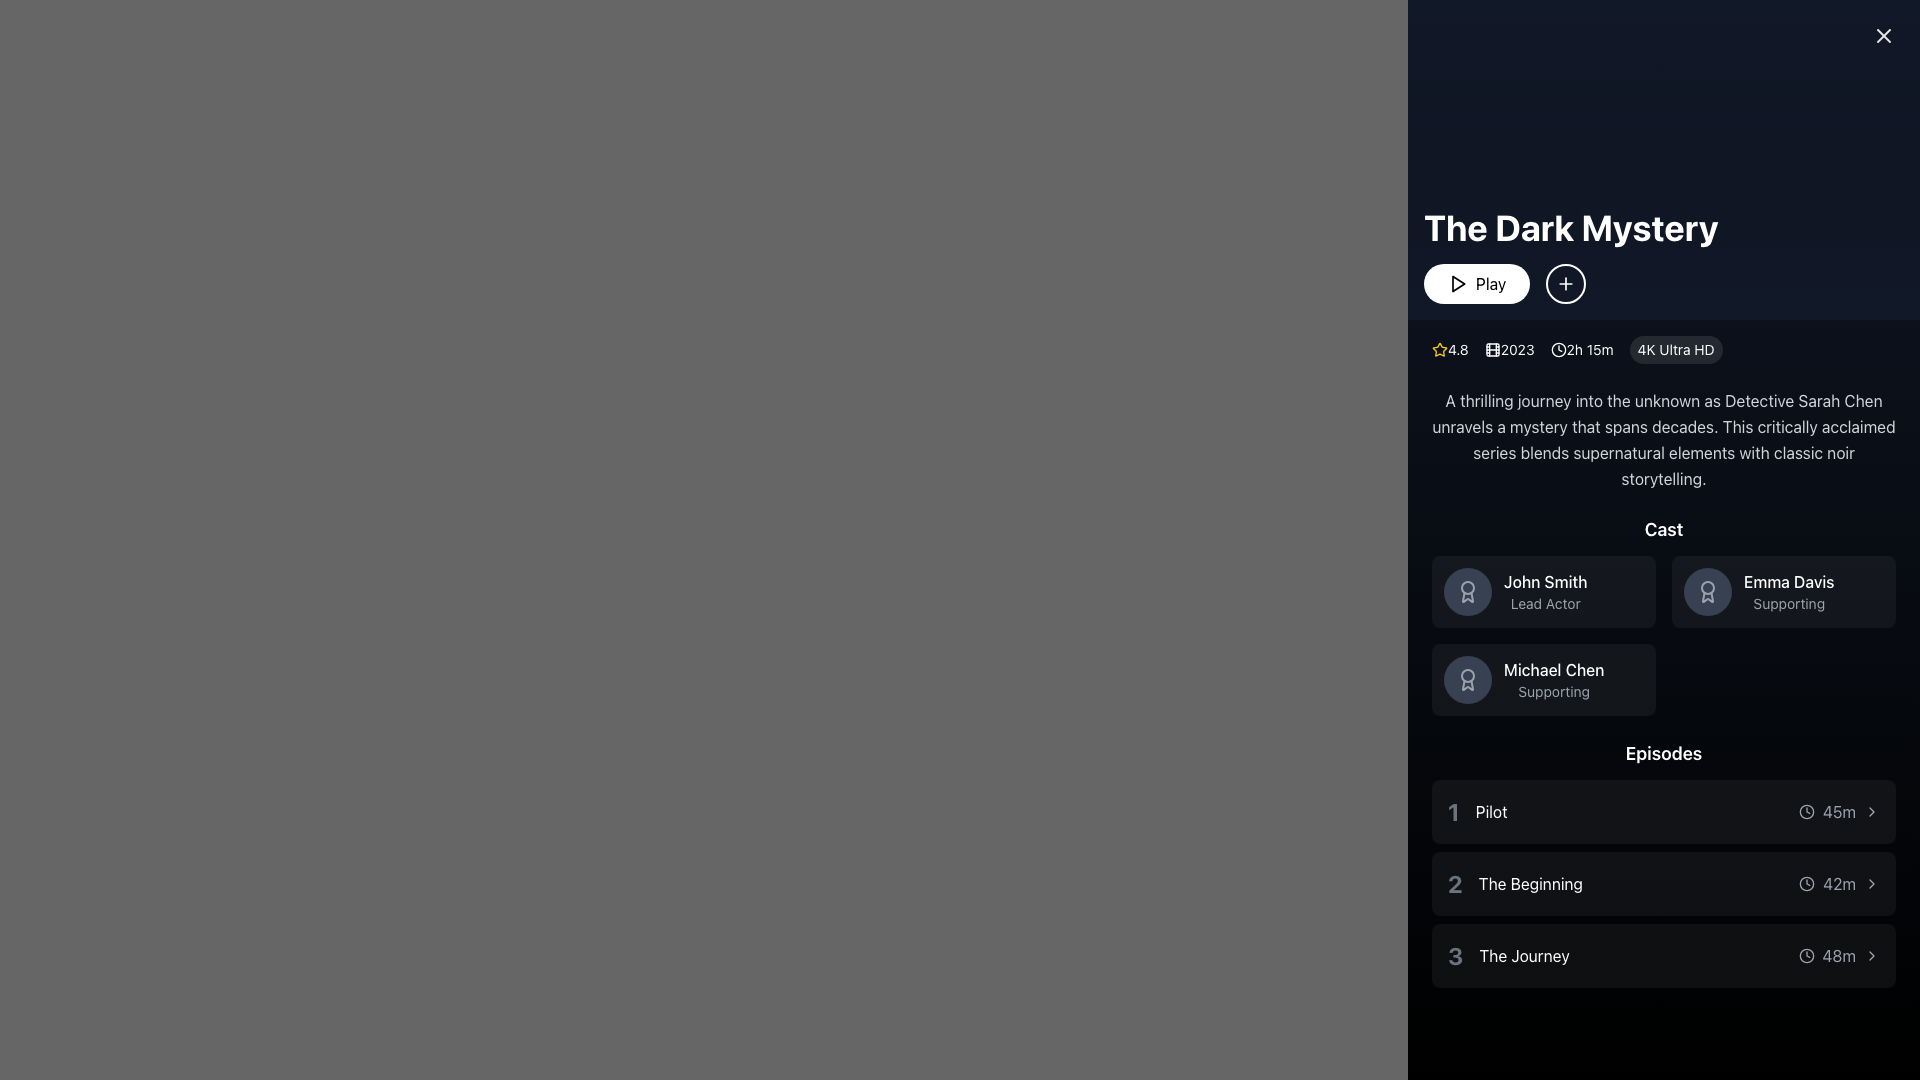 The height and width of the screenshot is (1080, 1920). What do you see at coordinates (1839, 955) in the screenshot?
I see `the Label with a clock icon displaying '48m', which is located next to the text 'The Journey' in the third episode of the 'Episodes' section` at bounding box center [1839, 955].